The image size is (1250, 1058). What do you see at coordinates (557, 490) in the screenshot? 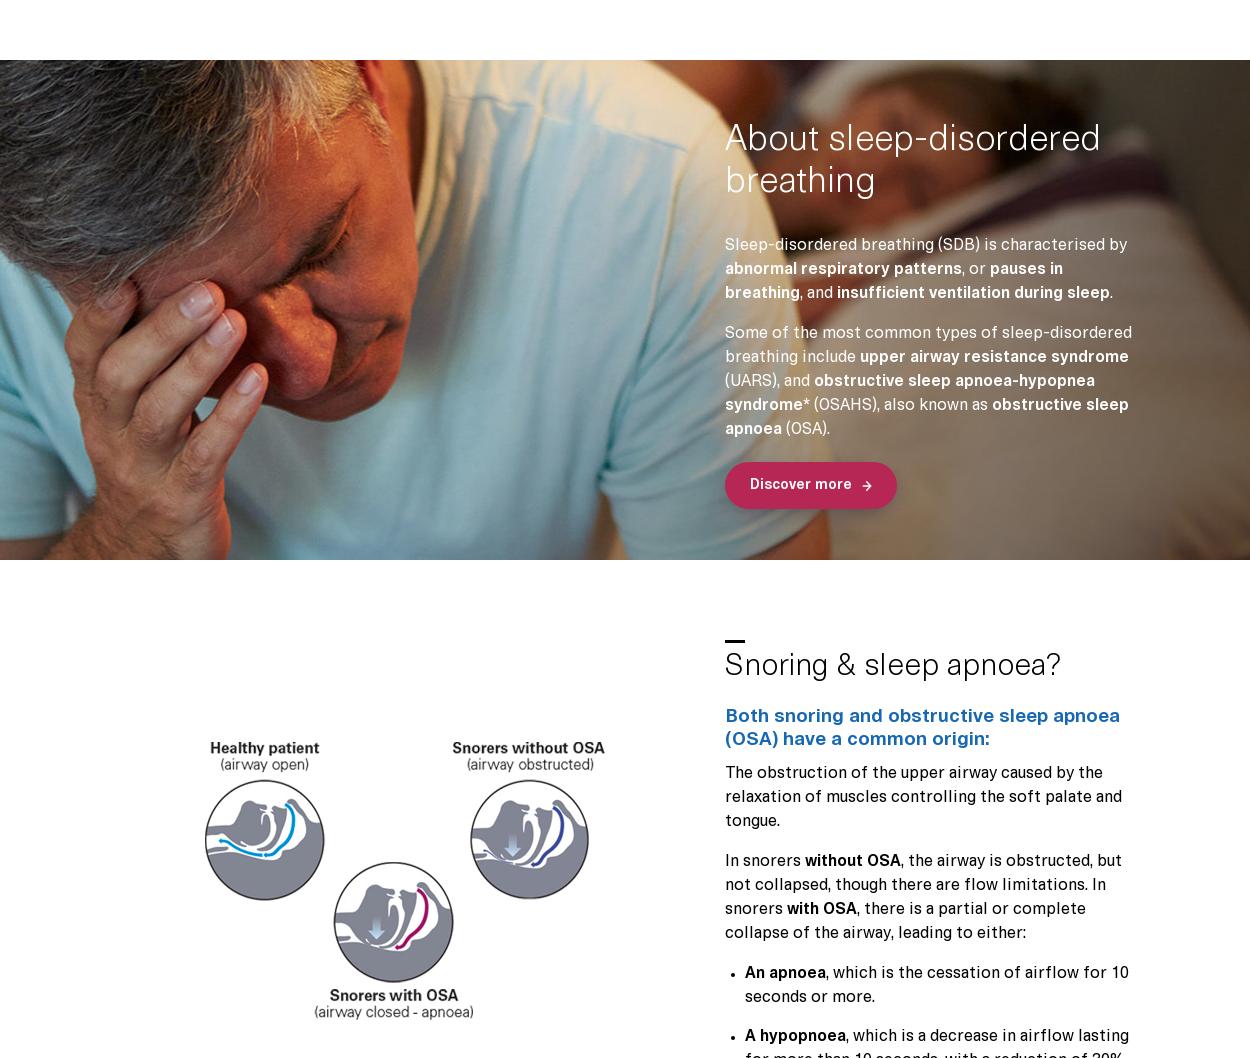
I see `'There are three types of'` at bounding box center [557, 490].